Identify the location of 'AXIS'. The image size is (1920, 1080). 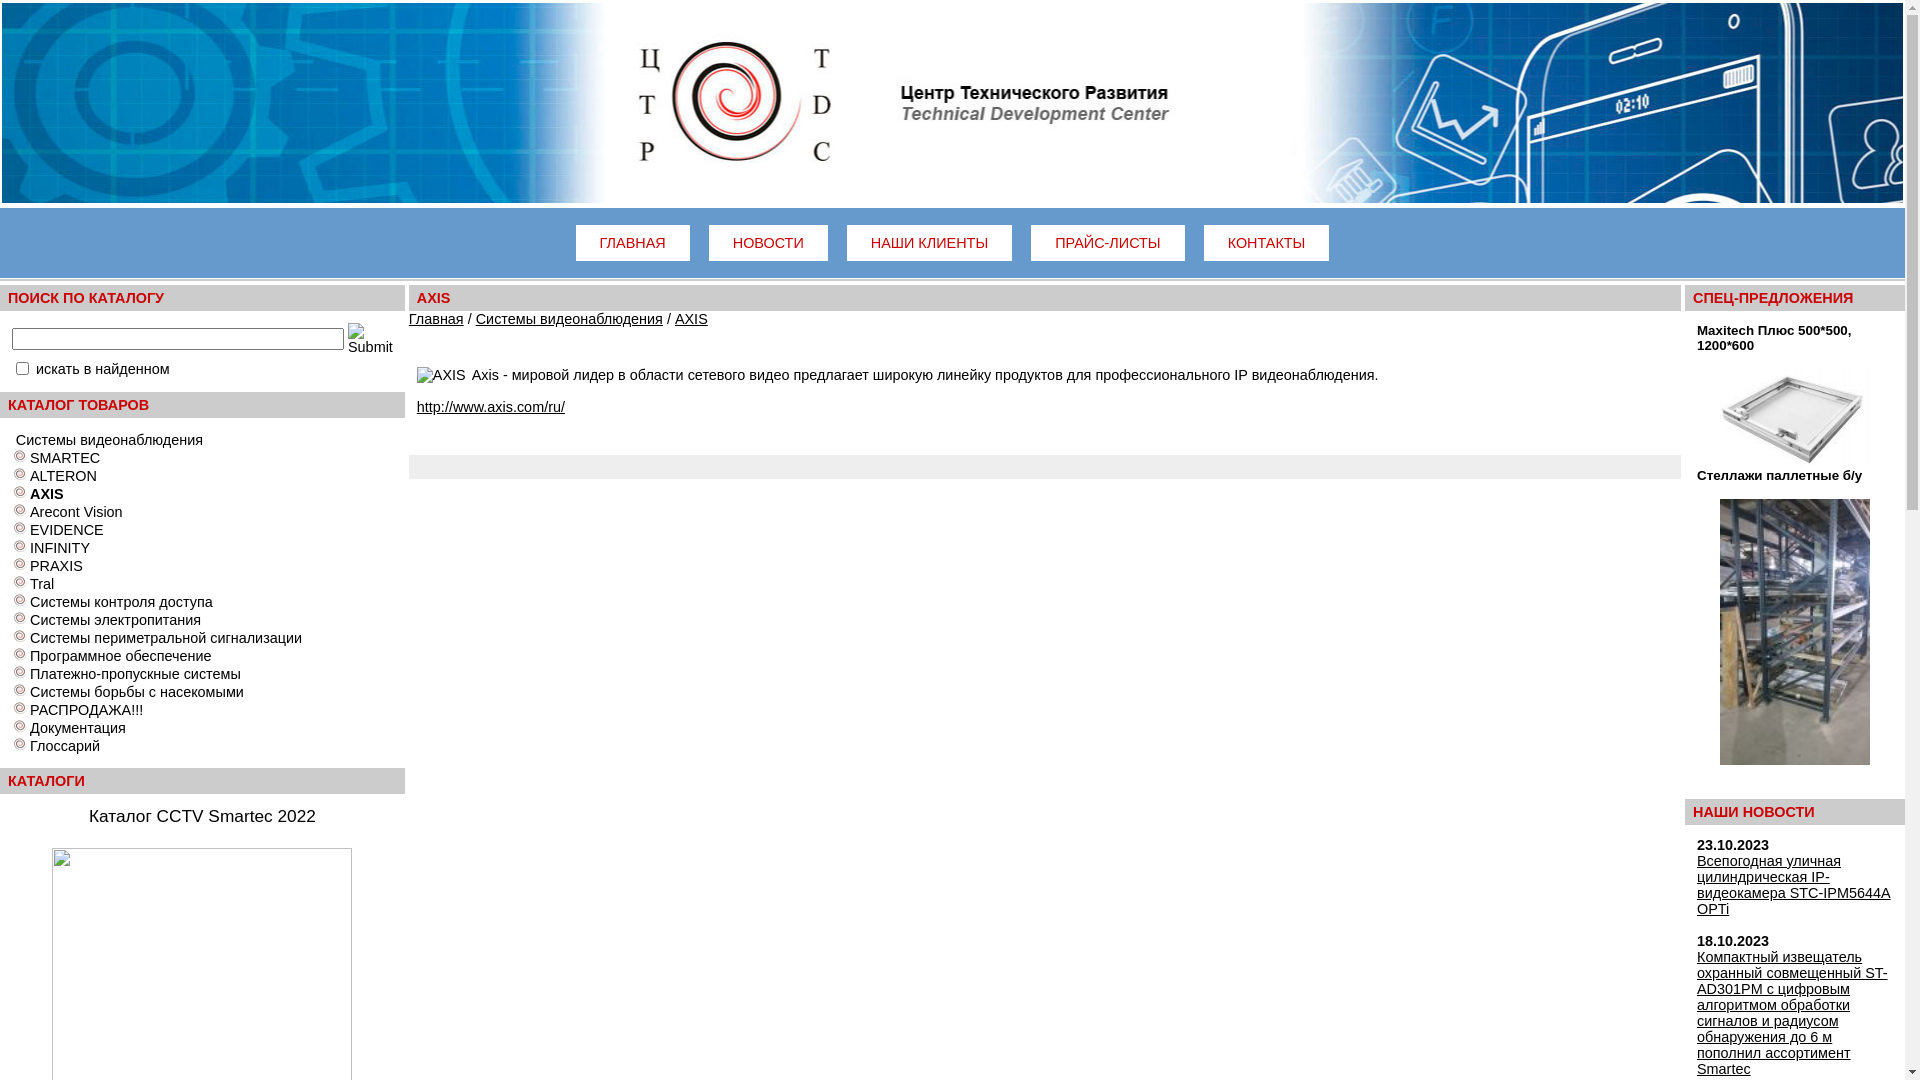
(29, 493).